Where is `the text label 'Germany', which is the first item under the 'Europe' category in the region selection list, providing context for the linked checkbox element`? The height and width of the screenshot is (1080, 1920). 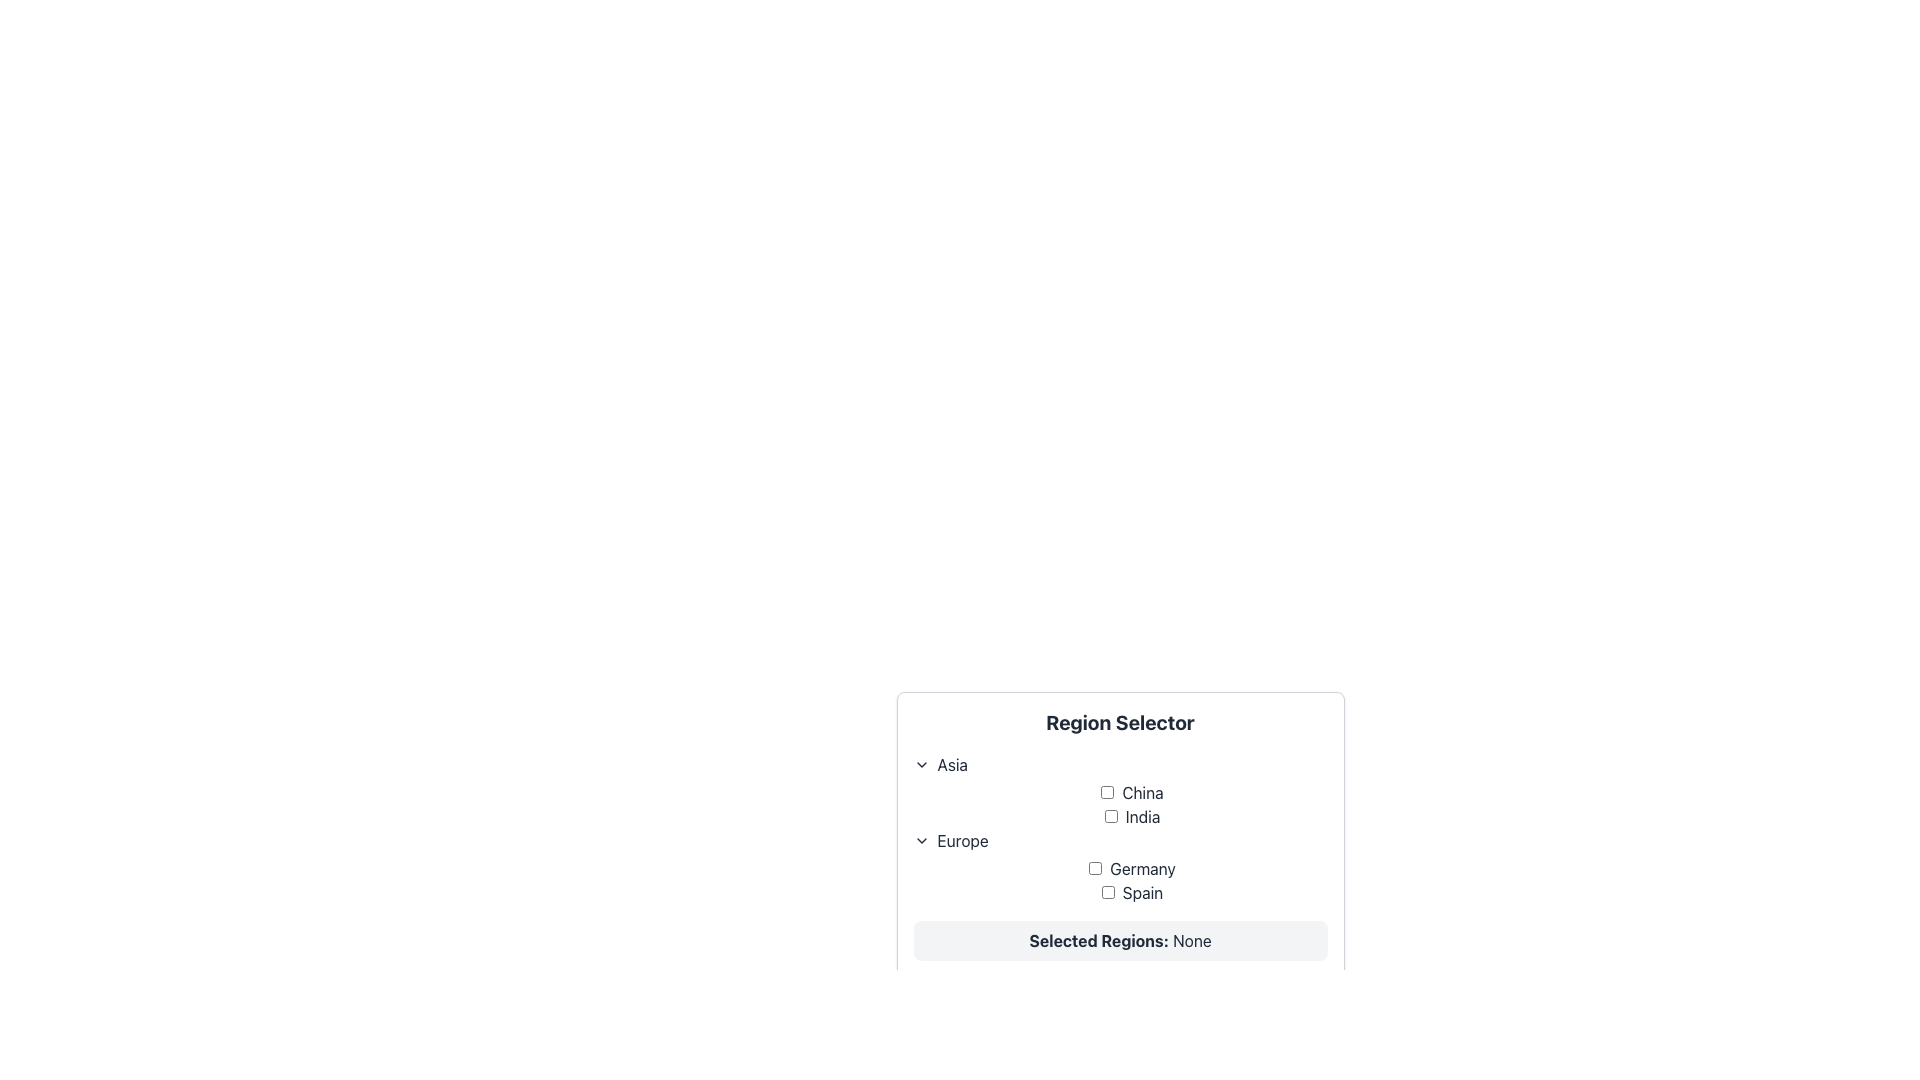 the text label 'Germany', which is the first item under the 'Europe' category in the region selection list, providing context for the linked checkbox element is located at coordinates (1132, 867).